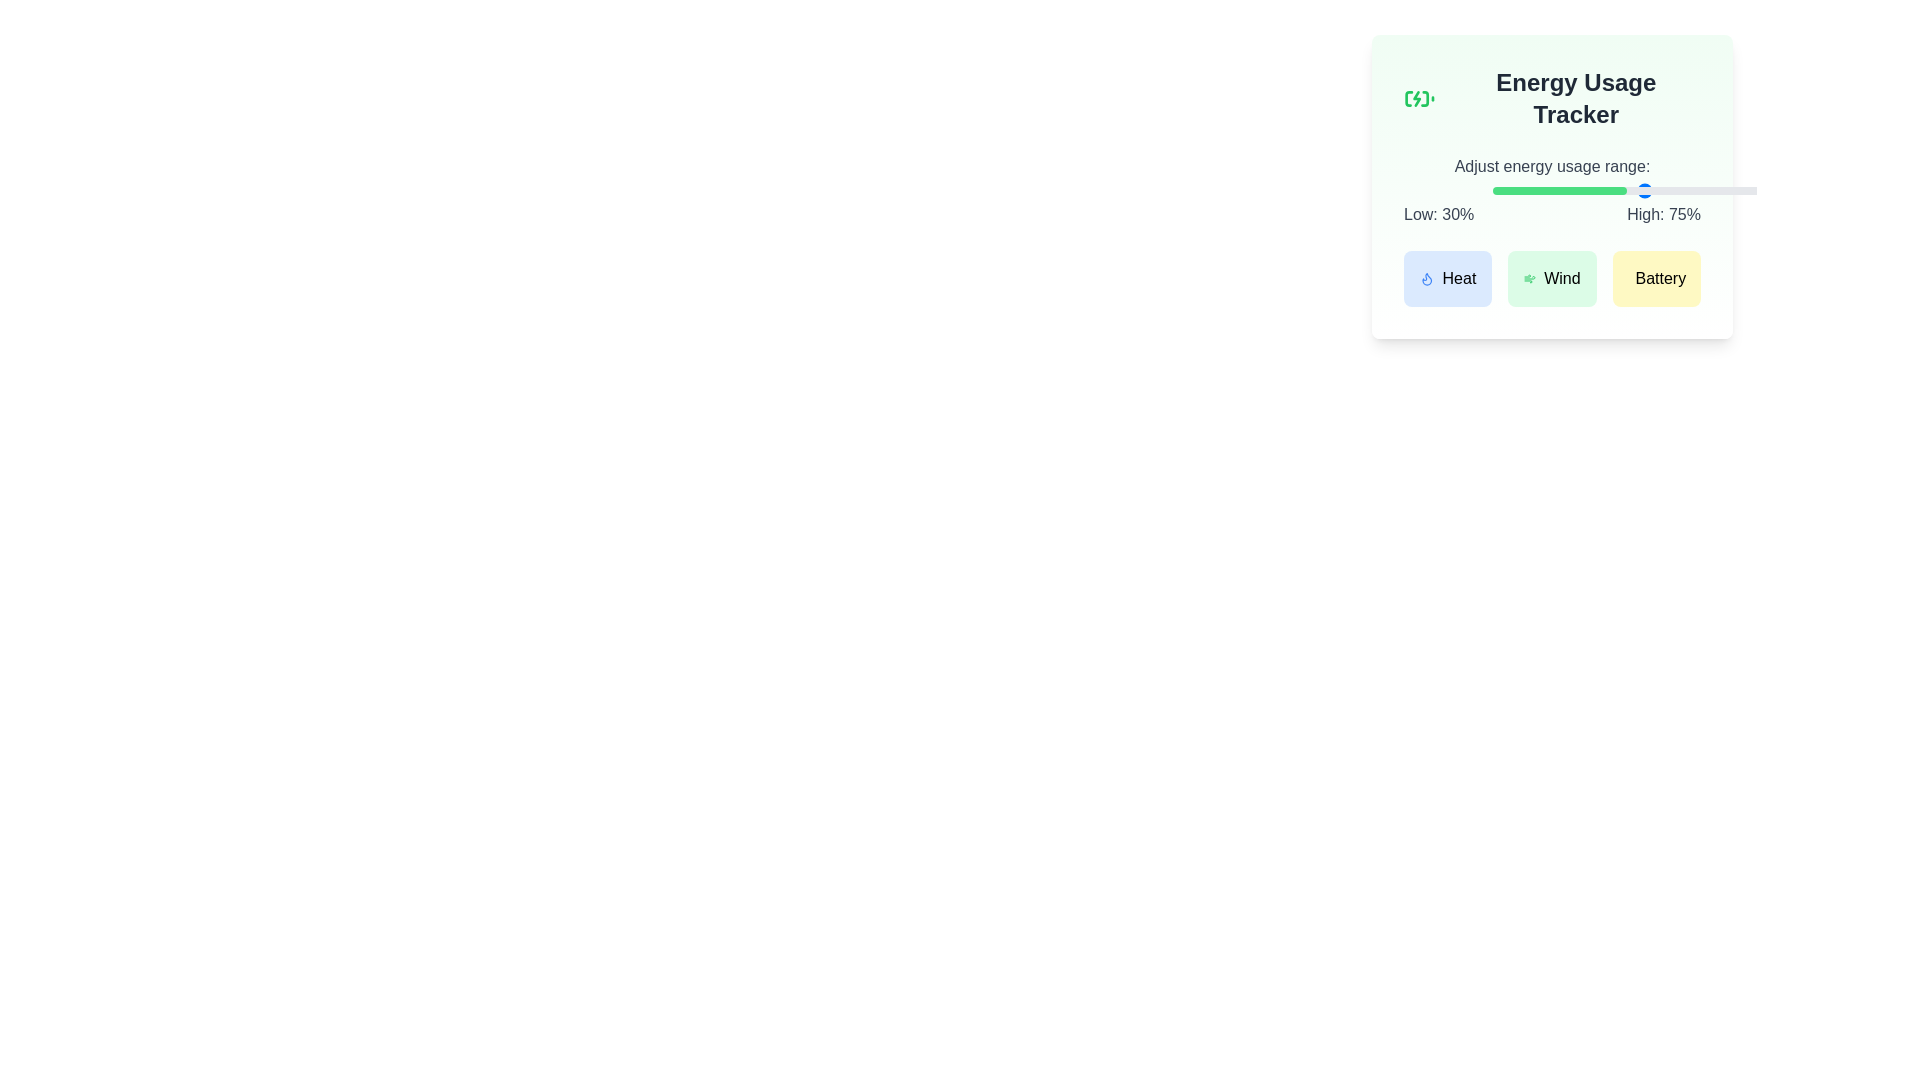  I want to click on the energy usage range, so click(1620, 191).